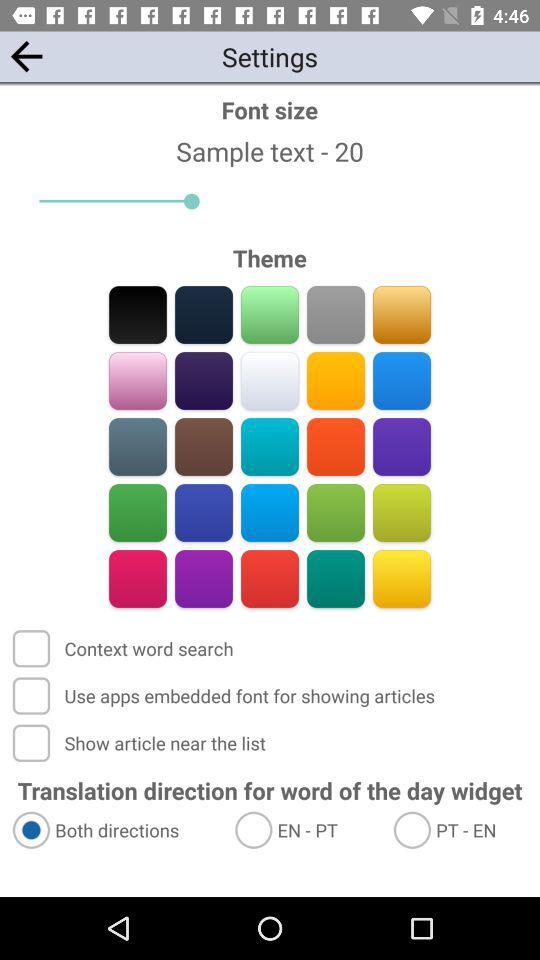 The width and height of the screenshot is (540, 960). Describe the element at coordinates (203, 380) in the screenshot. I see `color dark purple` at that location.